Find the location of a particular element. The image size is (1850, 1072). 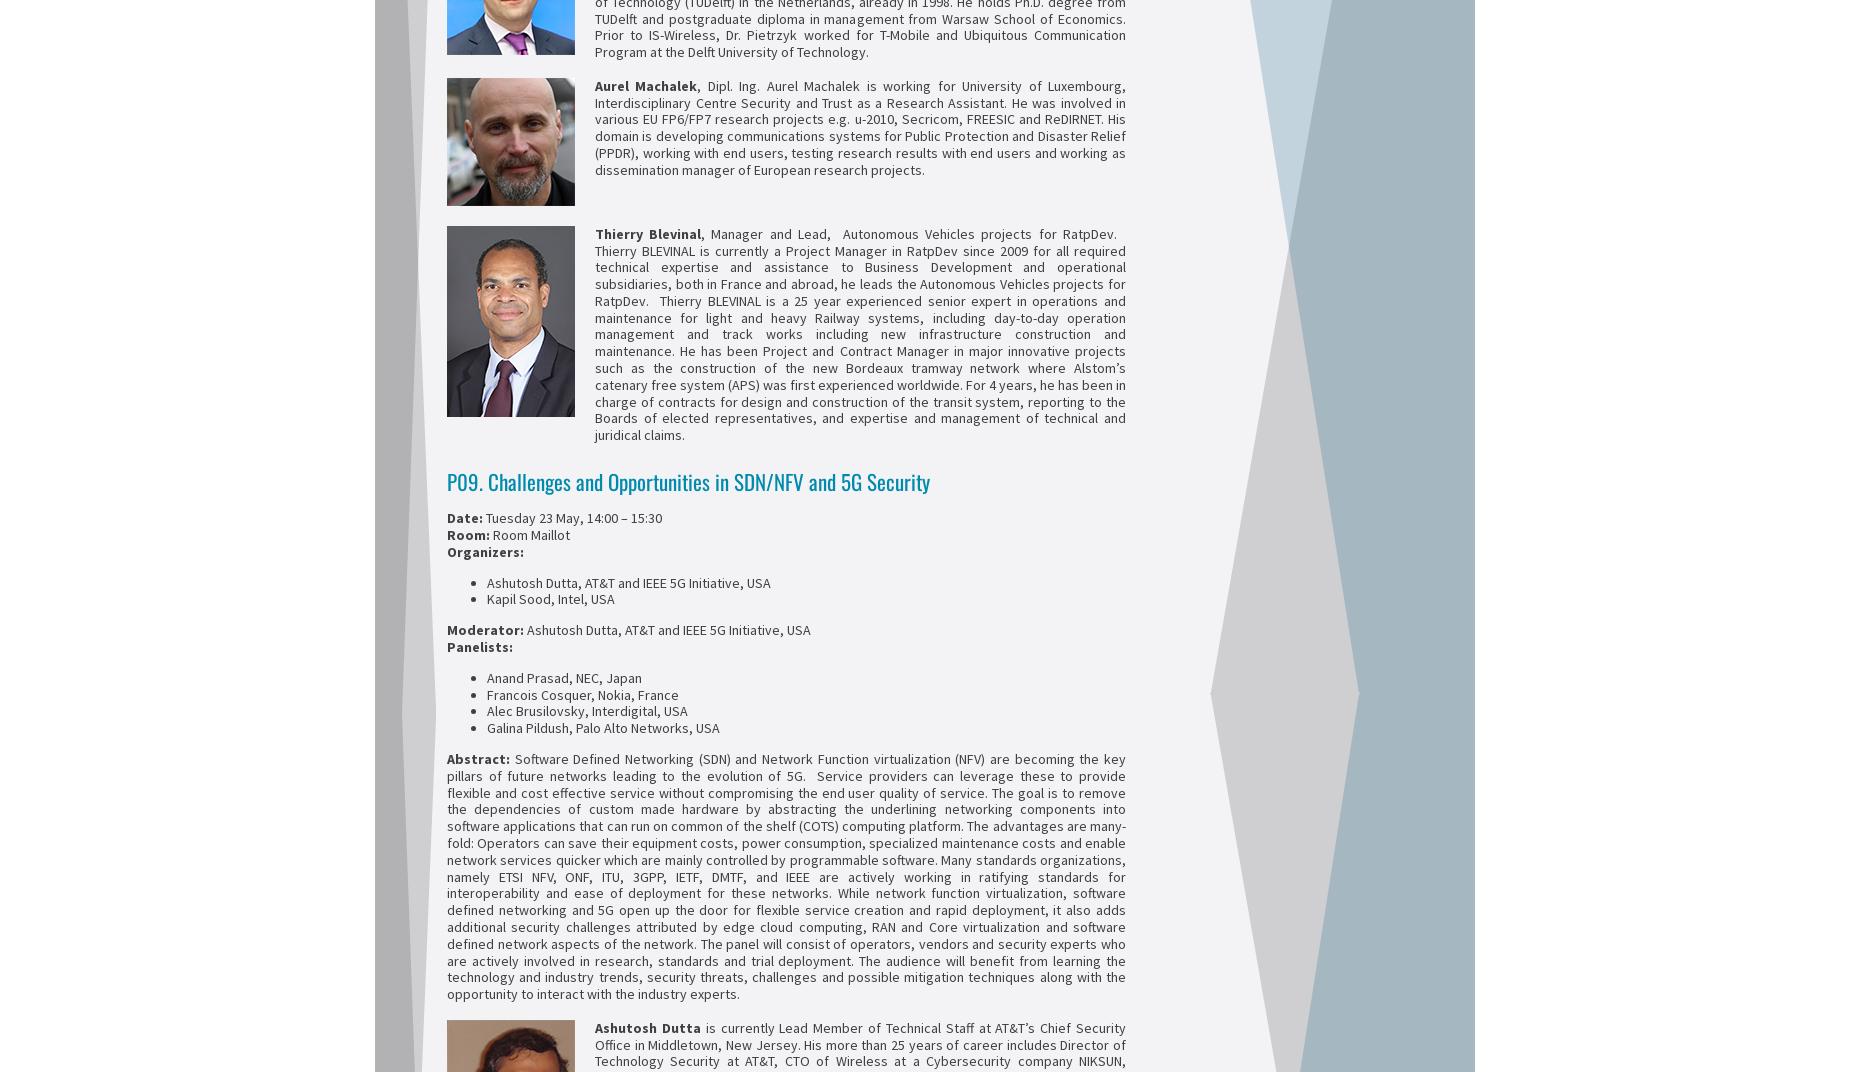

'P09. Challenges and Opportunities in SDN/NFV and 5G Security' is located at coordinates (688, 481).